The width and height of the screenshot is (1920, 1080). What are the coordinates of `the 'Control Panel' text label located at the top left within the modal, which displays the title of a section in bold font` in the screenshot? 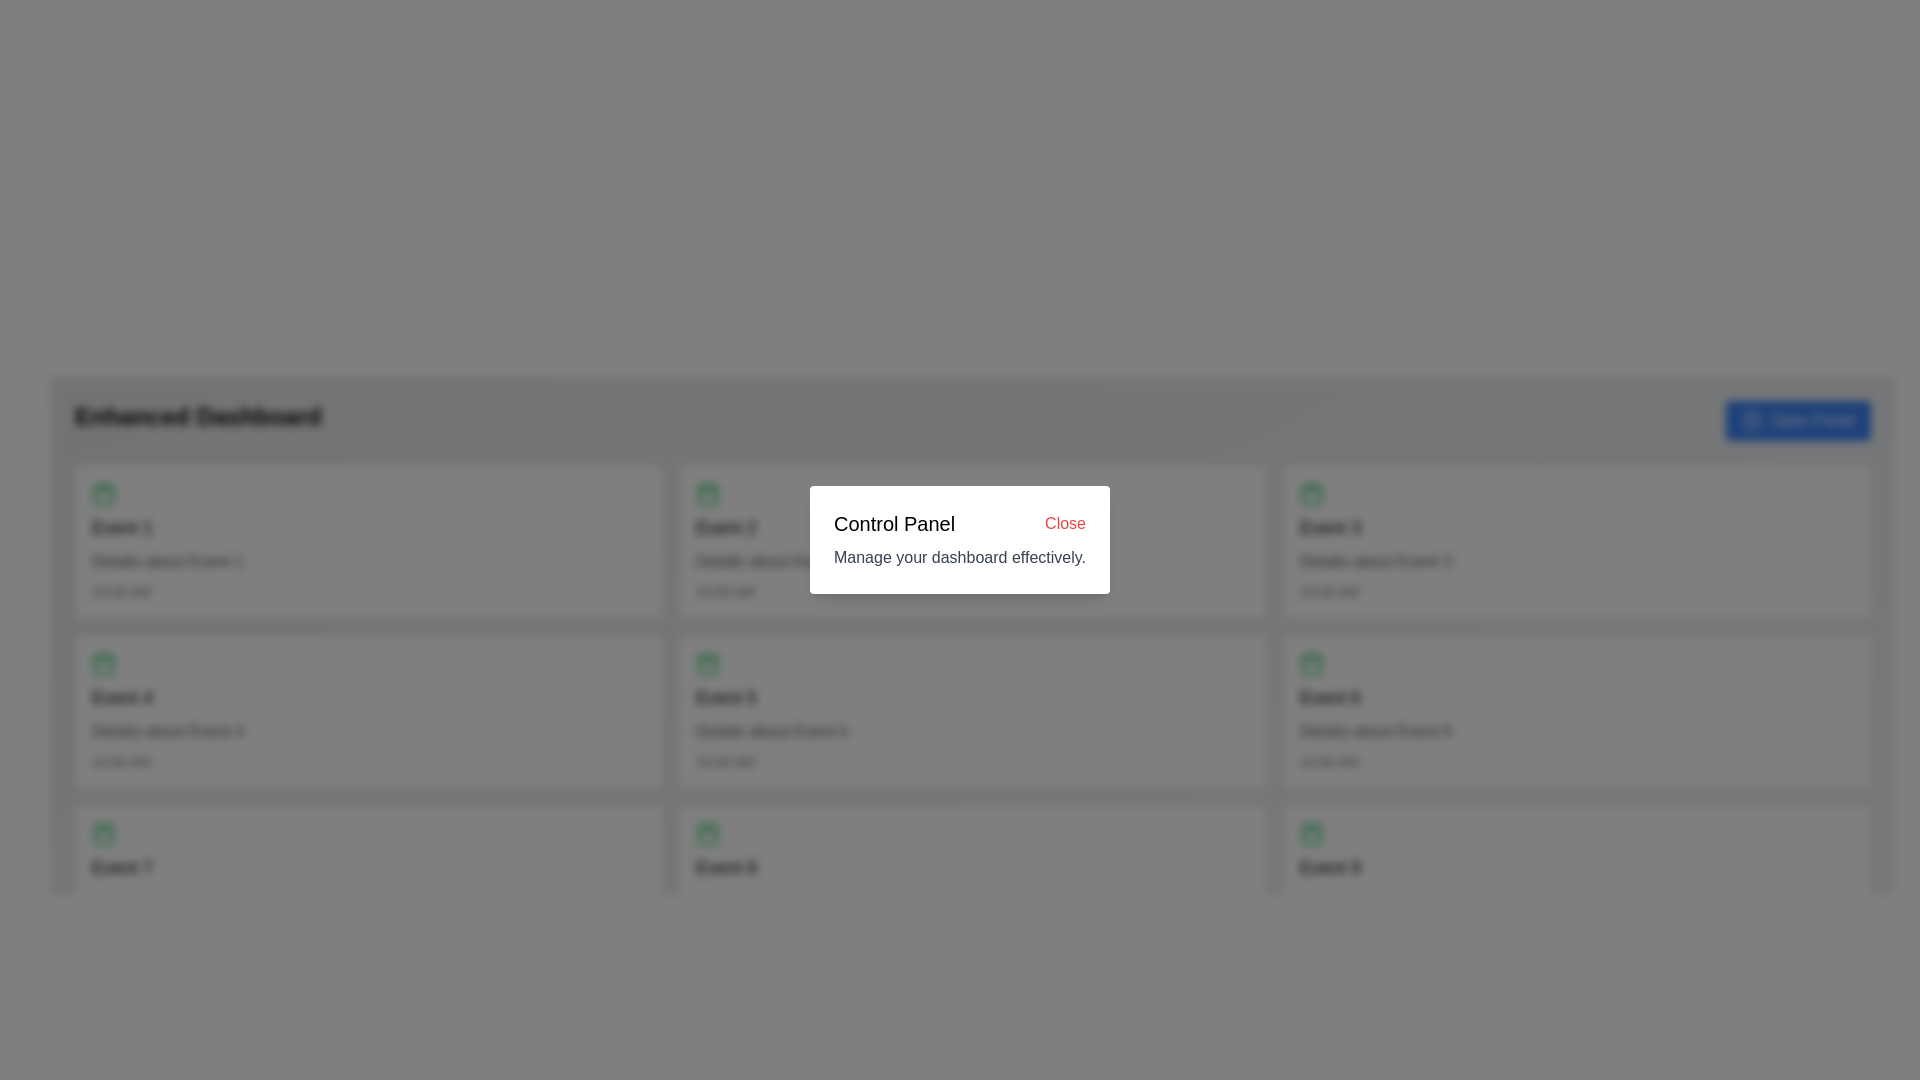 It's located at (893, 523).